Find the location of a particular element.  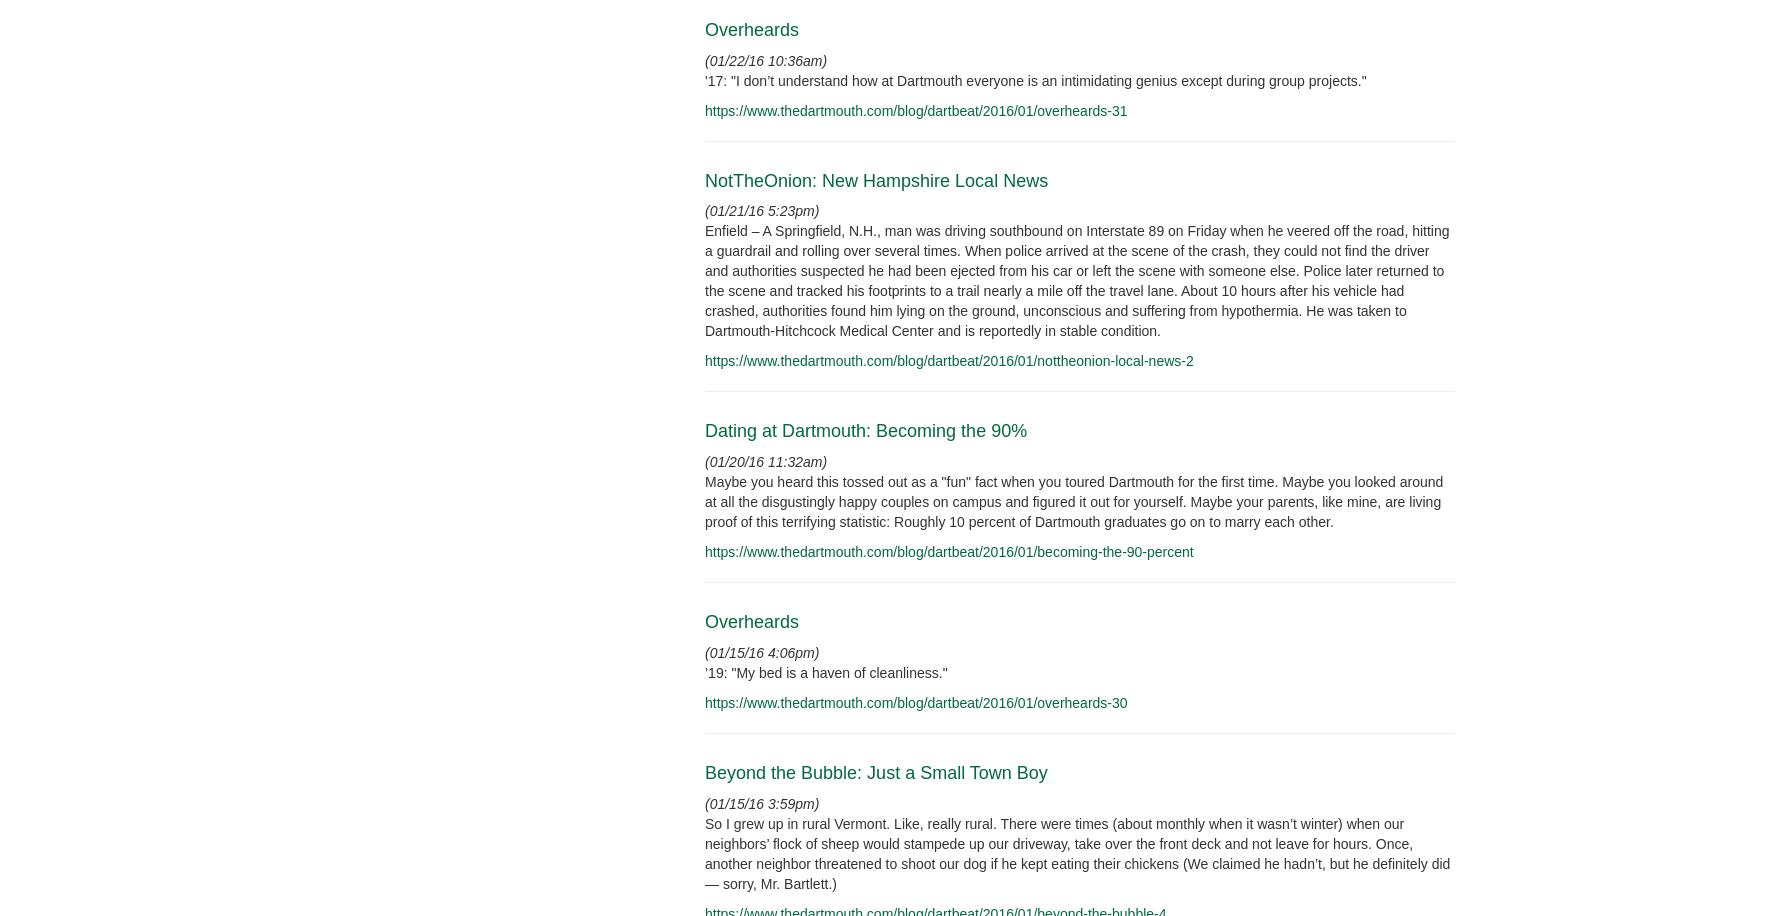

'https://www.thedartmouth.com/blog/dartbeat/2016/01/overheards-30' is located at coordinates (914, 703).